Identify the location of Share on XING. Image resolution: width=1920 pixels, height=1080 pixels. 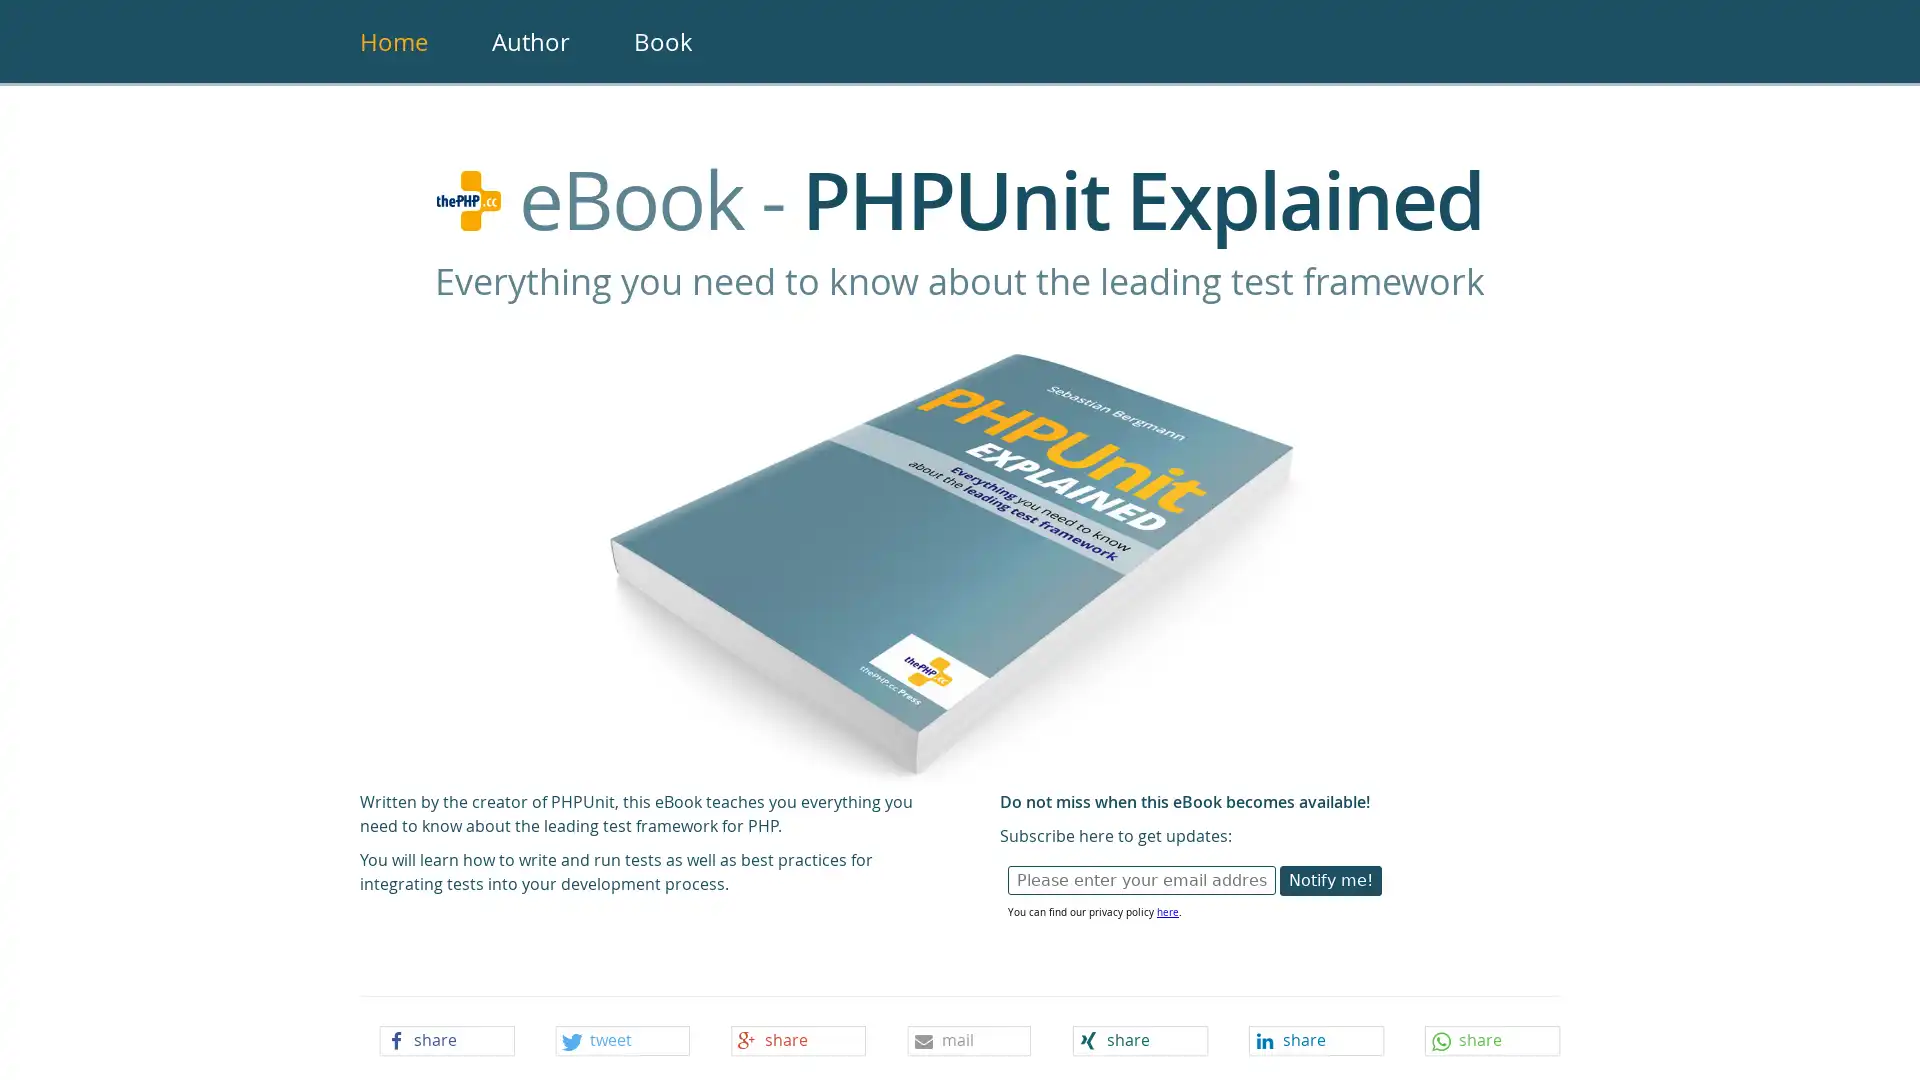
(1139, 1040).